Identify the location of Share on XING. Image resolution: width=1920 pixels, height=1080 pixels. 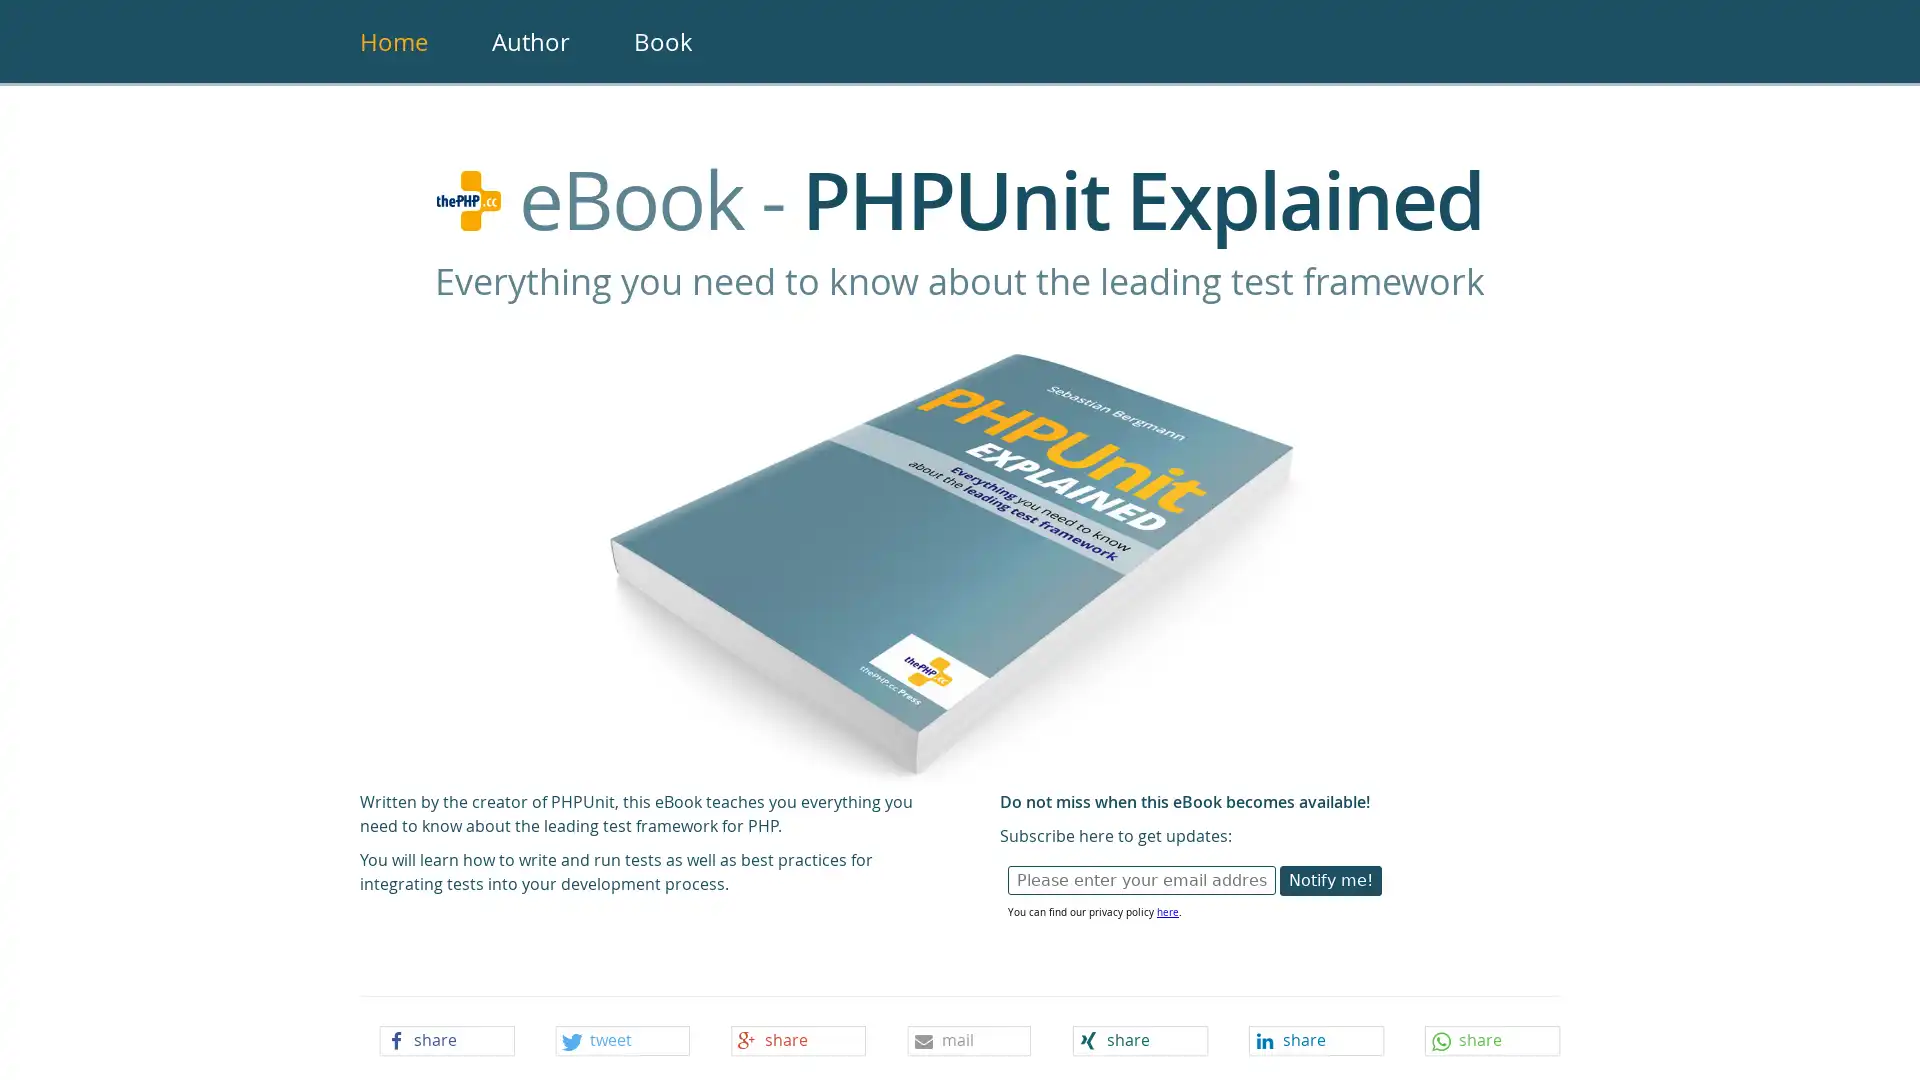
(1139, 1040).